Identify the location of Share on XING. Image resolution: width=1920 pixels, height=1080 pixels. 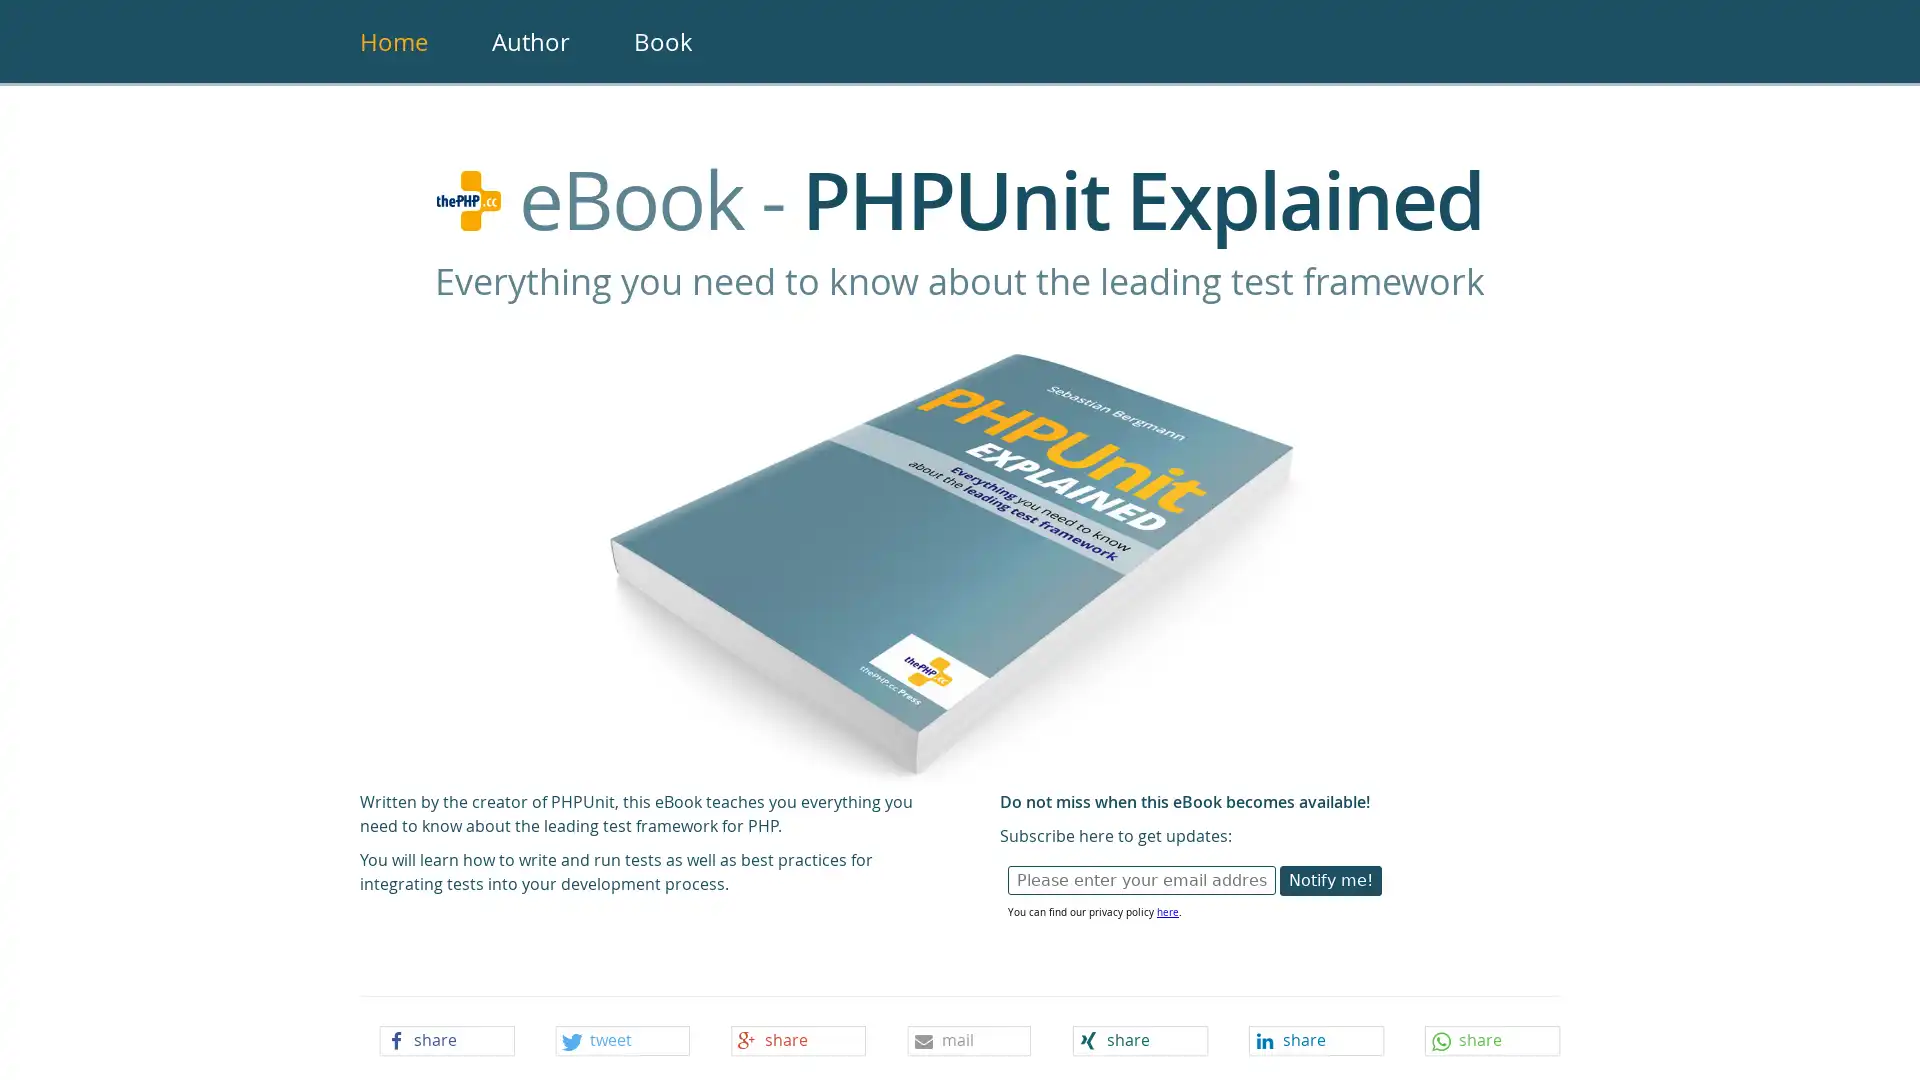
(1139, 1040).